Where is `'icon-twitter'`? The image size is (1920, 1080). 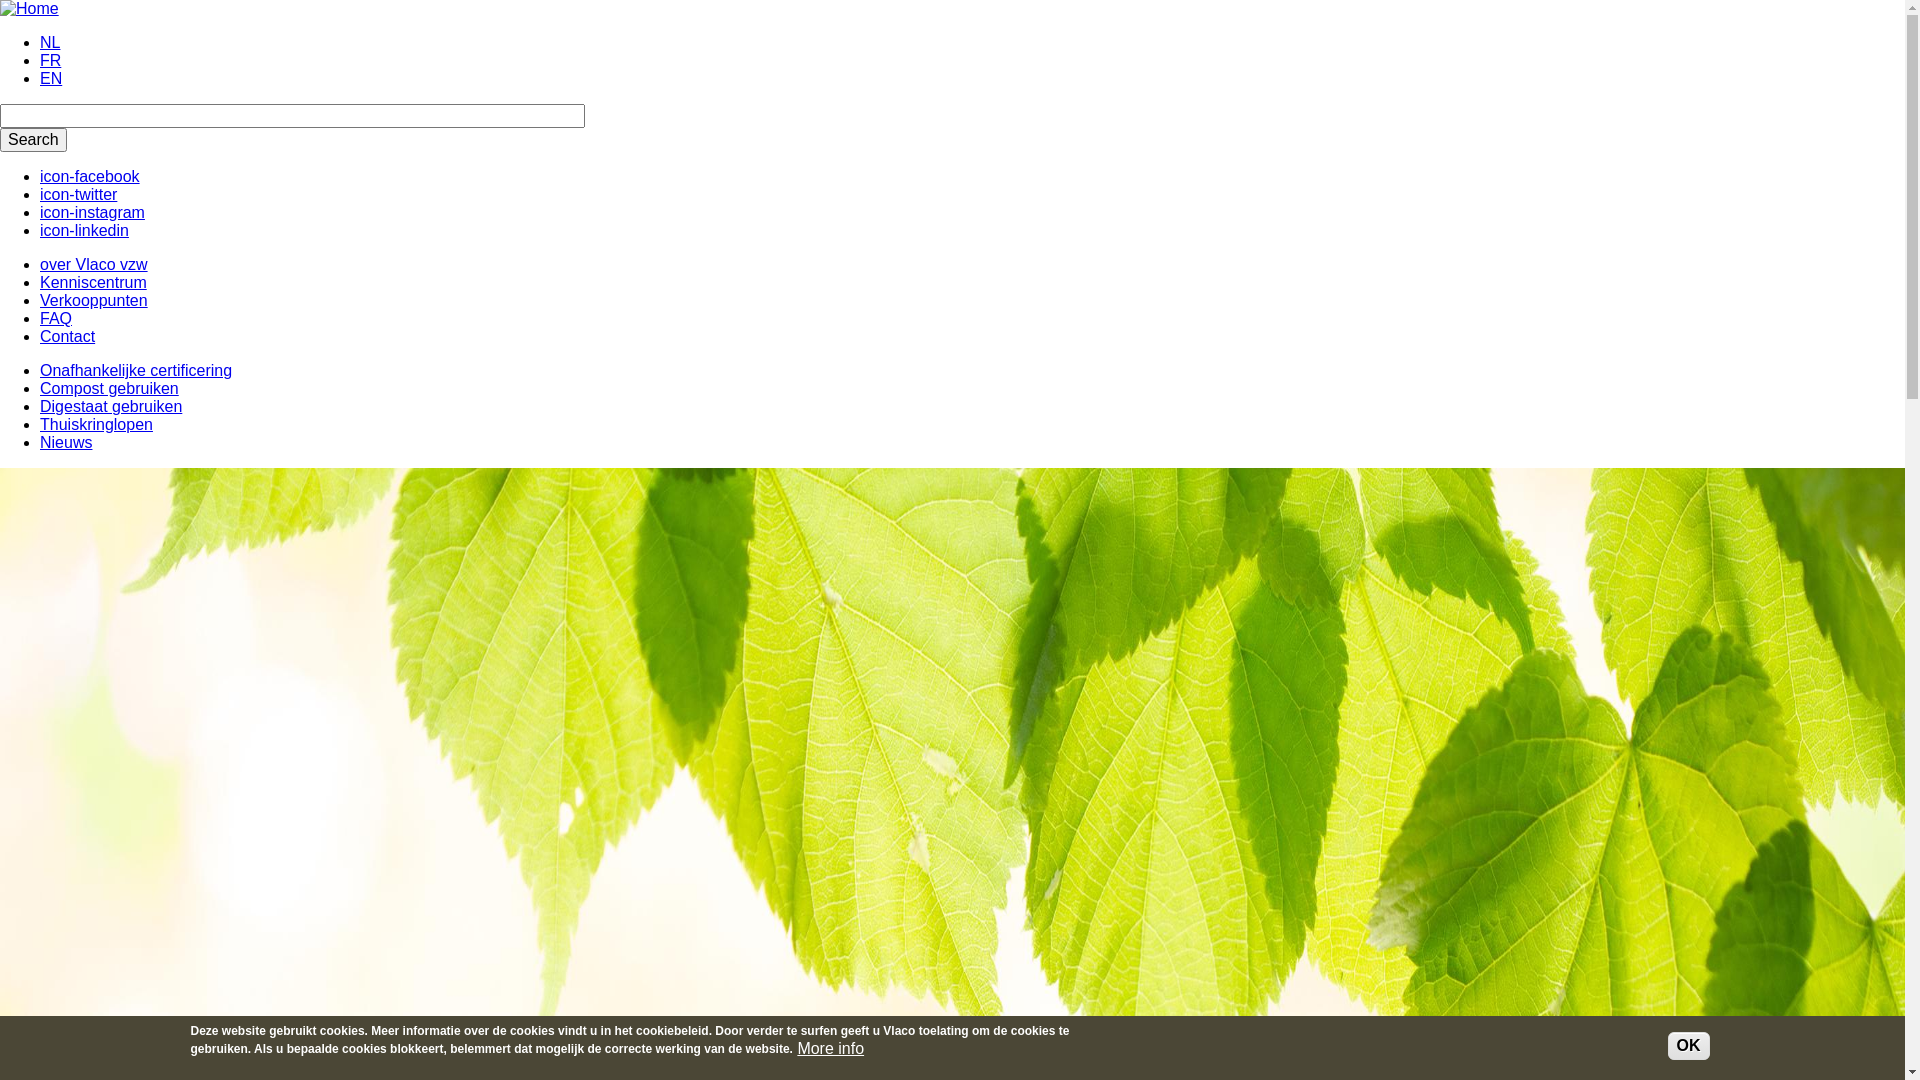
'icon-twitter' is located at coordinates (78, 194).